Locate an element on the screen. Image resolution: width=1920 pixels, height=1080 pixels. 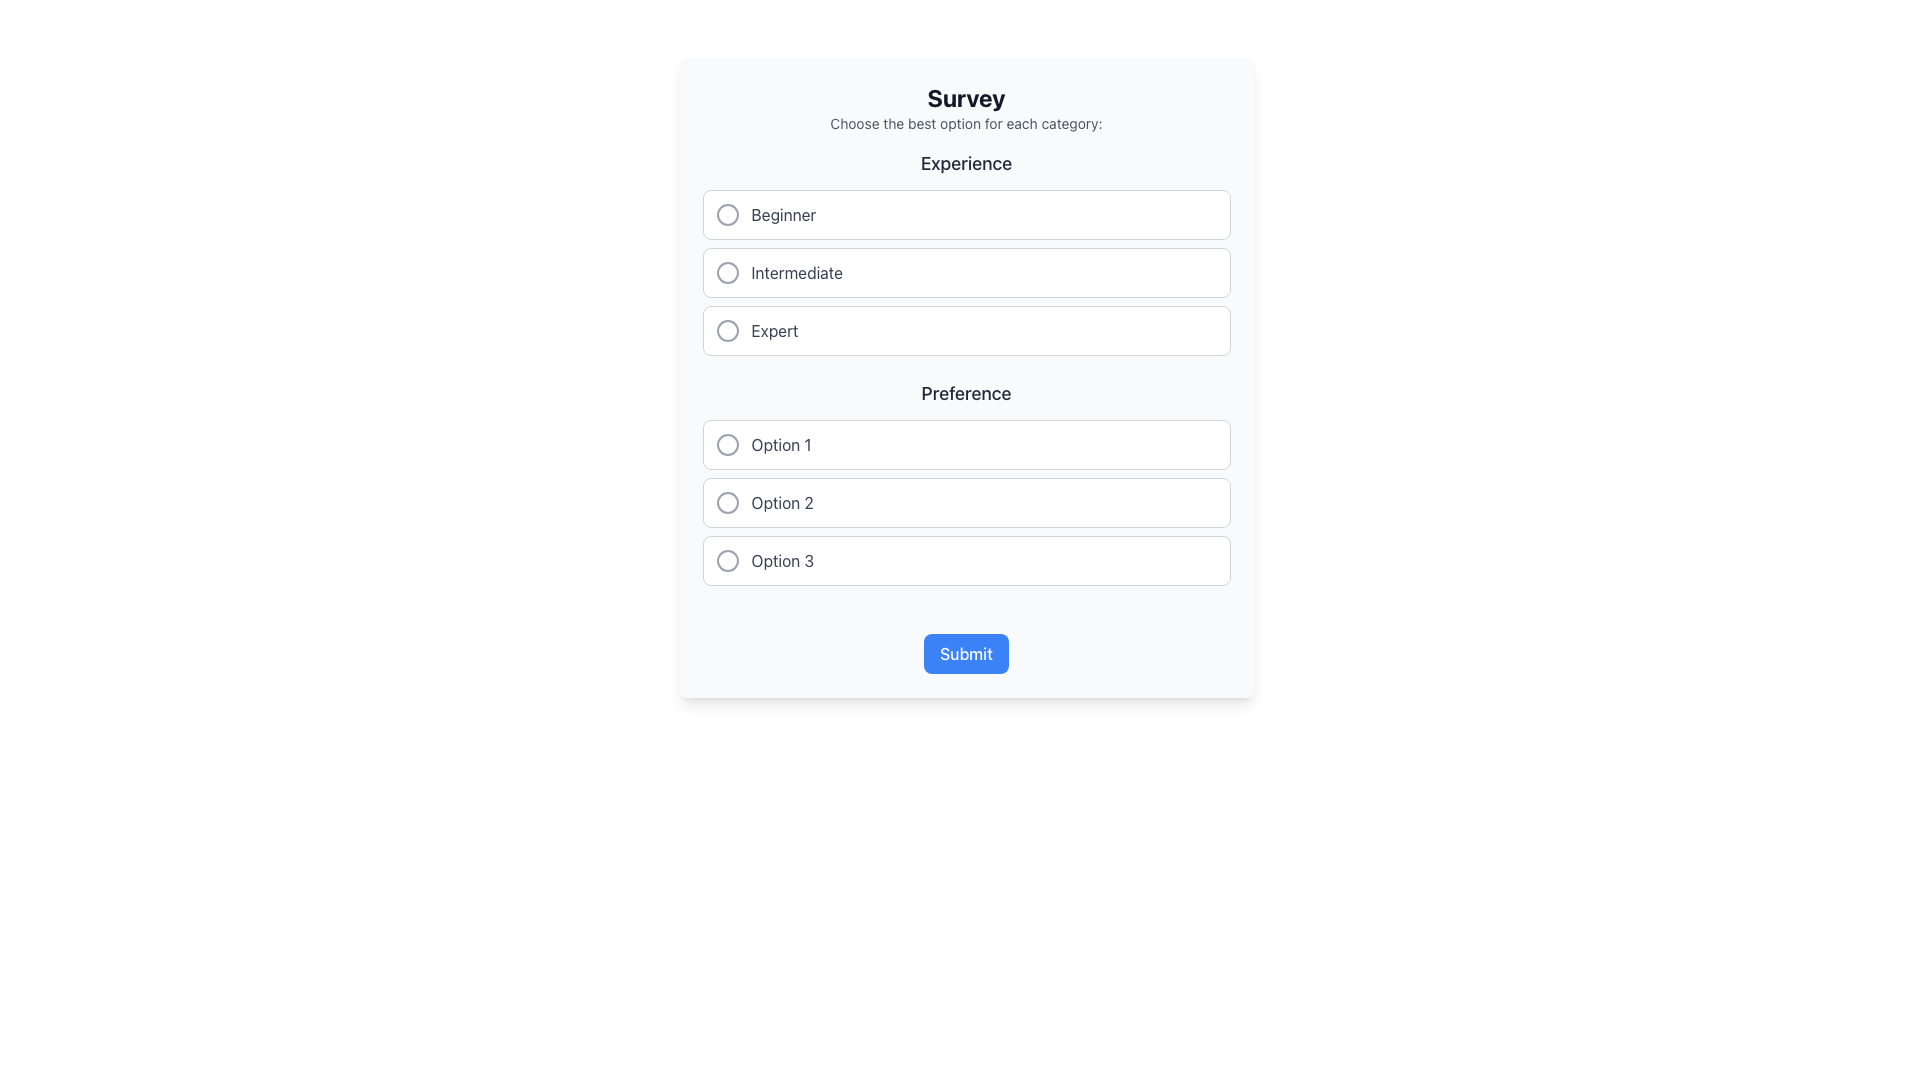
the circular outline of the selection indicator for the second radio button option labeled 'Intermediate' is located at coordinates (726, 273).